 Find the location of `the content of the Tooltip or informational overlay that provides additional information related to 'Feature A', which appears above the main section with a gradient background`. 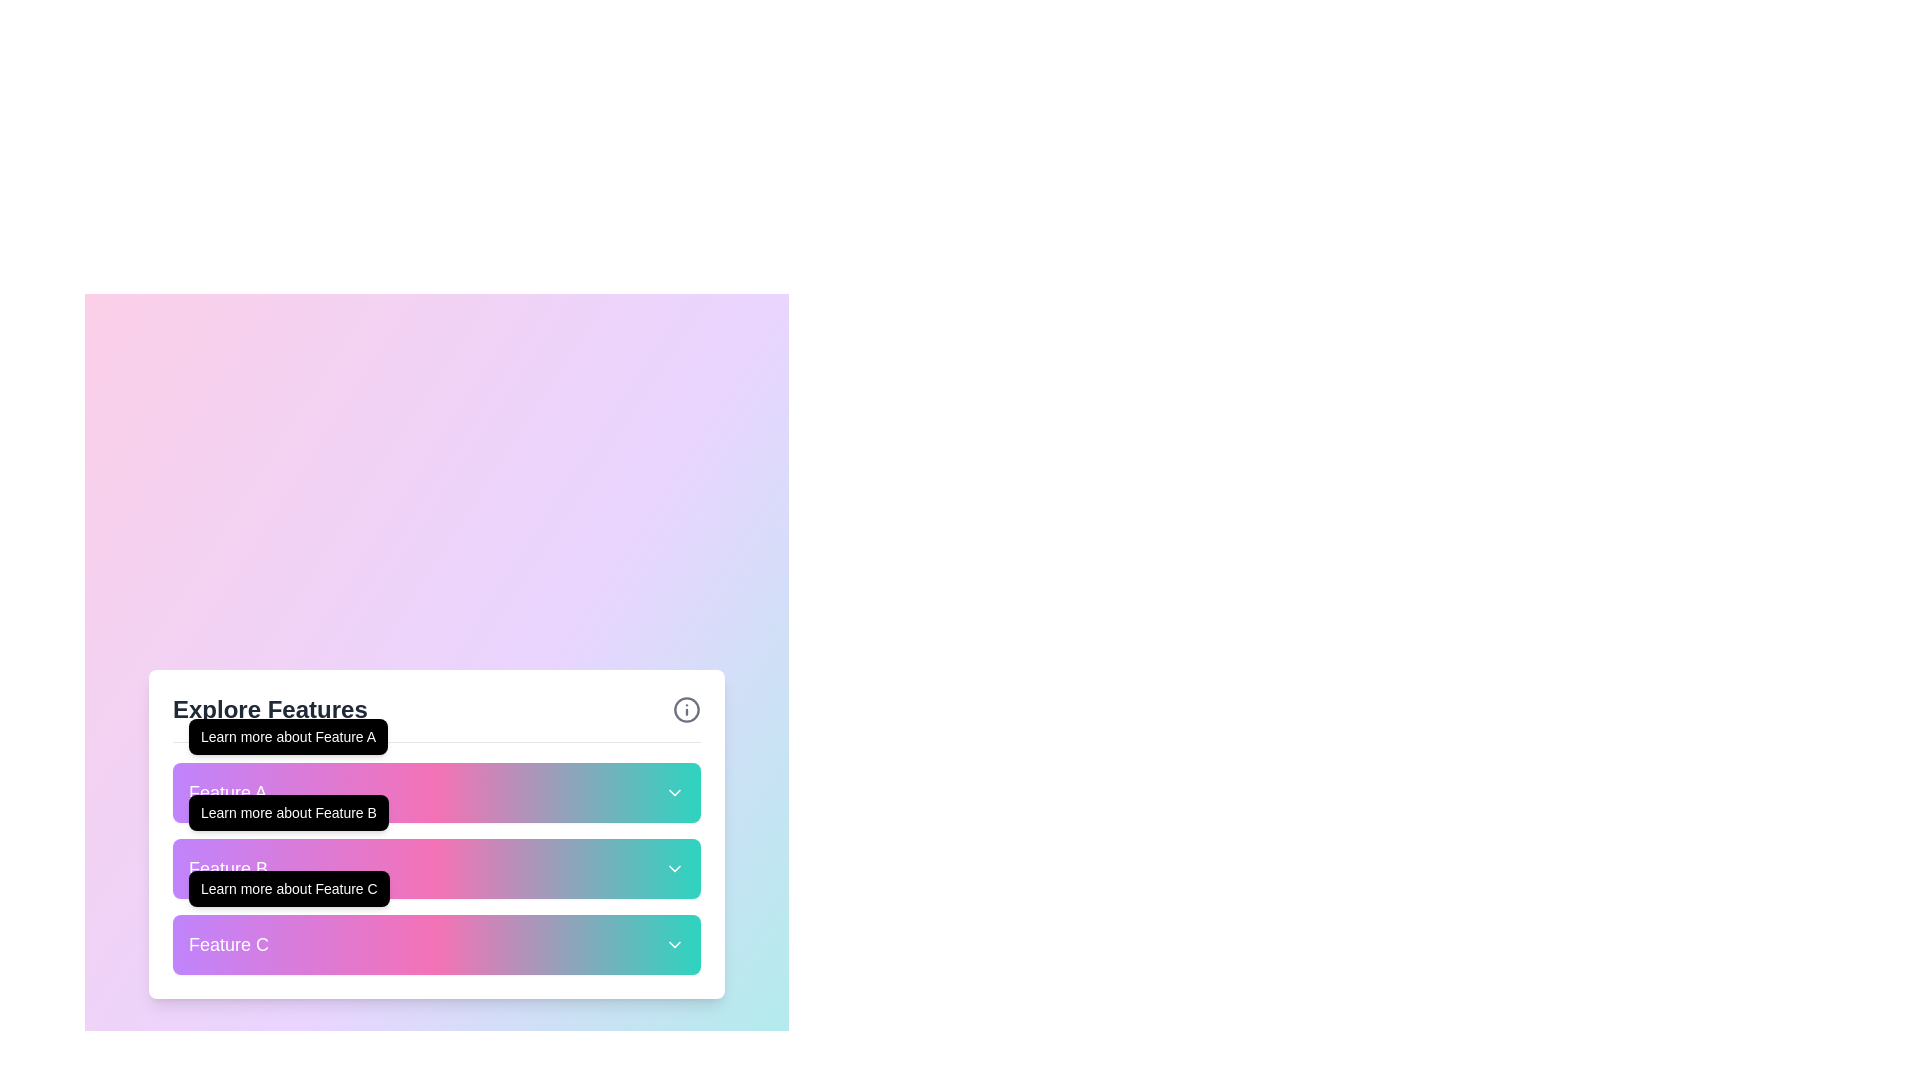

the content of the Tooltip or informational overlay that provides additional information related to 'Feature A', which appears above the main section with a gradient background is located at coordinates (287, 736).